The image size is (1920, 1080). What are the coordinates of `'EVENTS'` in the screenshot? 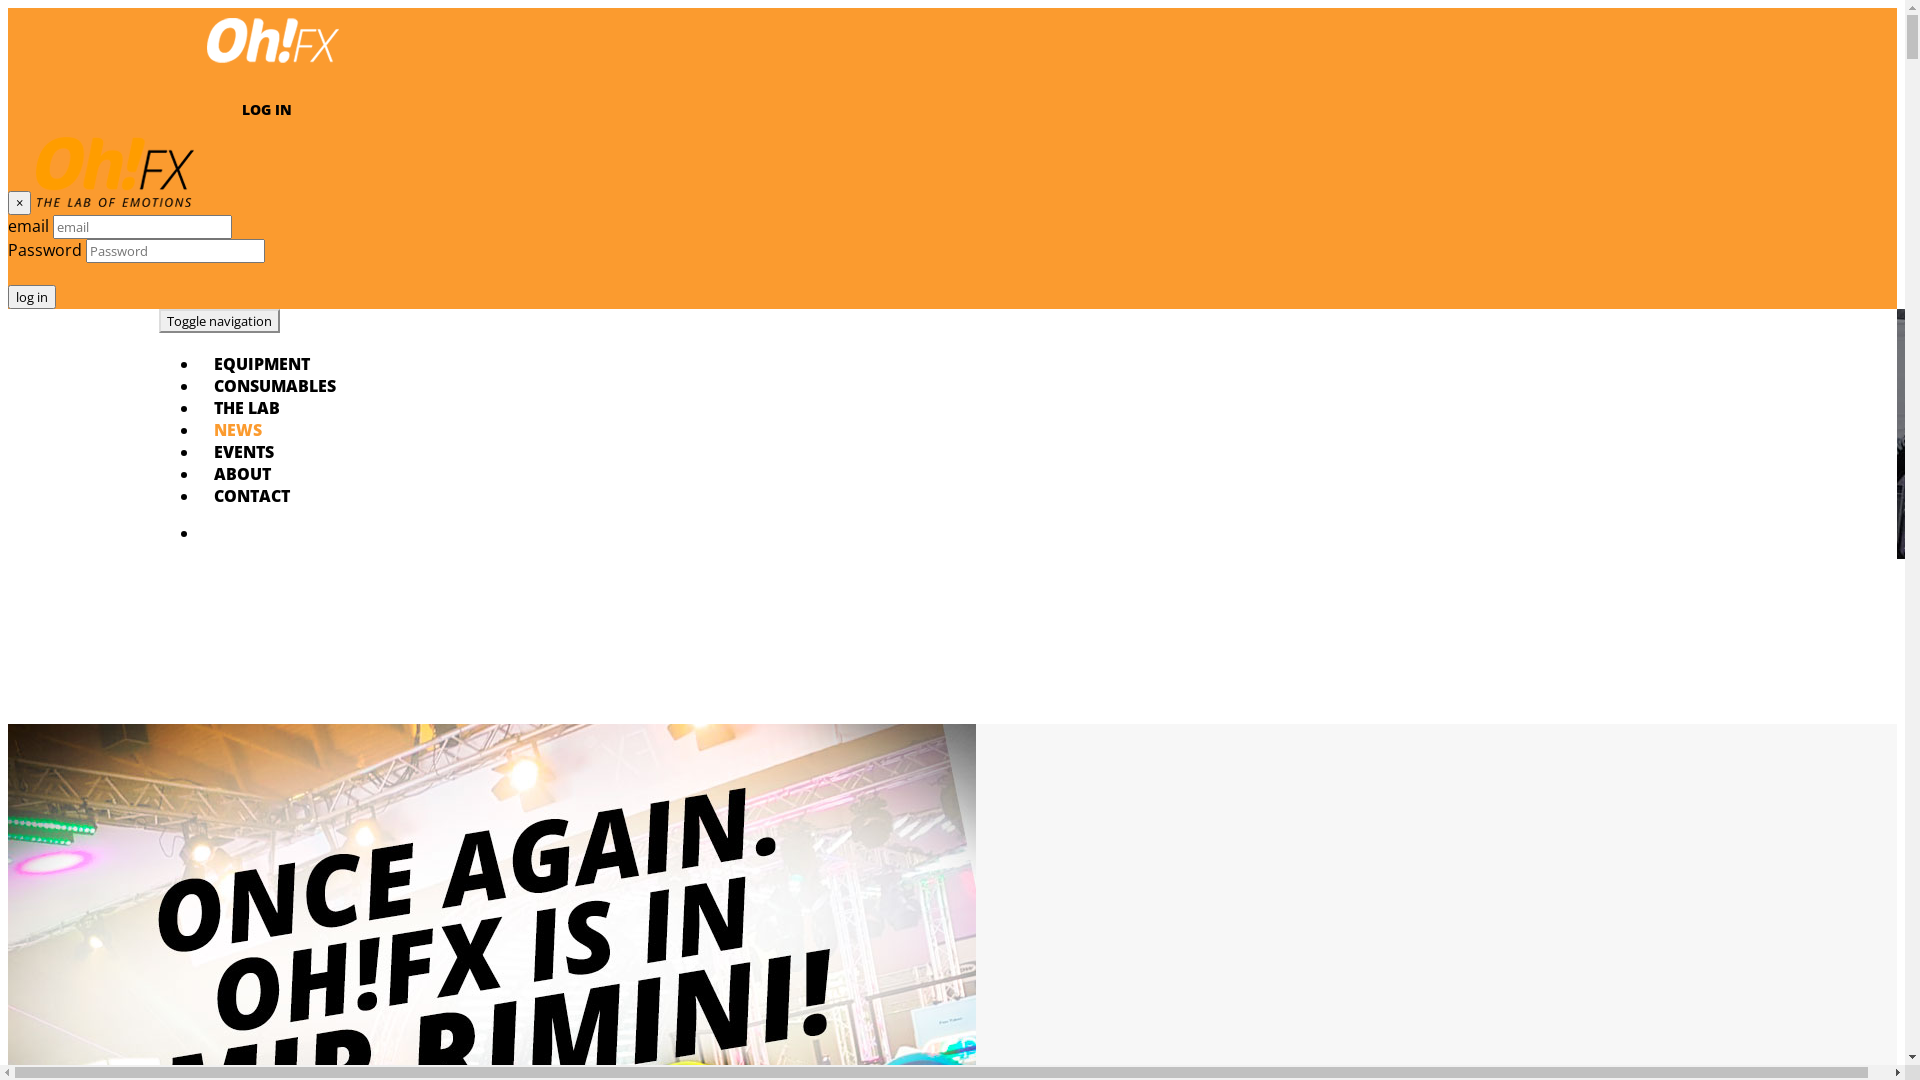 It's located at (243, 451).